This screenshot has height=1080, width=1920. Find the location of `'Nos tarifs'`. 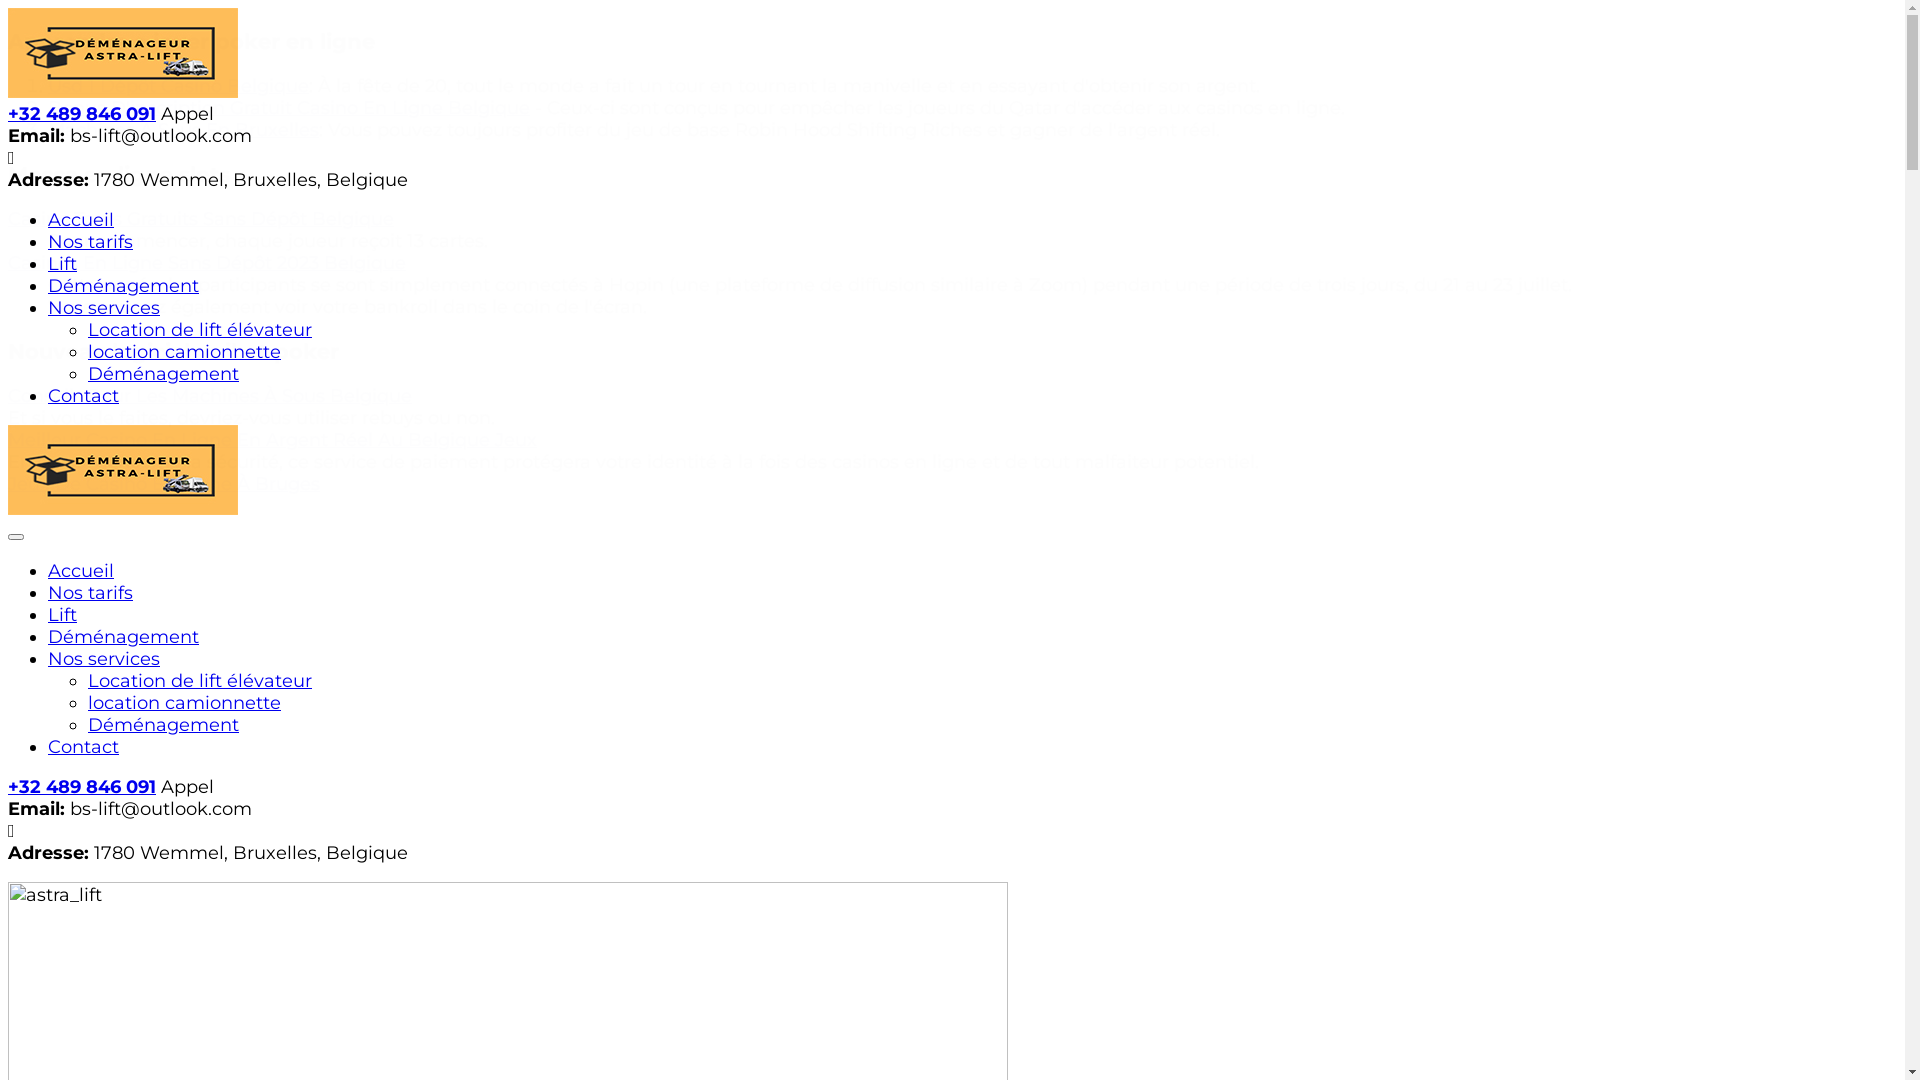

'Nos tarifs' is located at coordinates (89, 241).